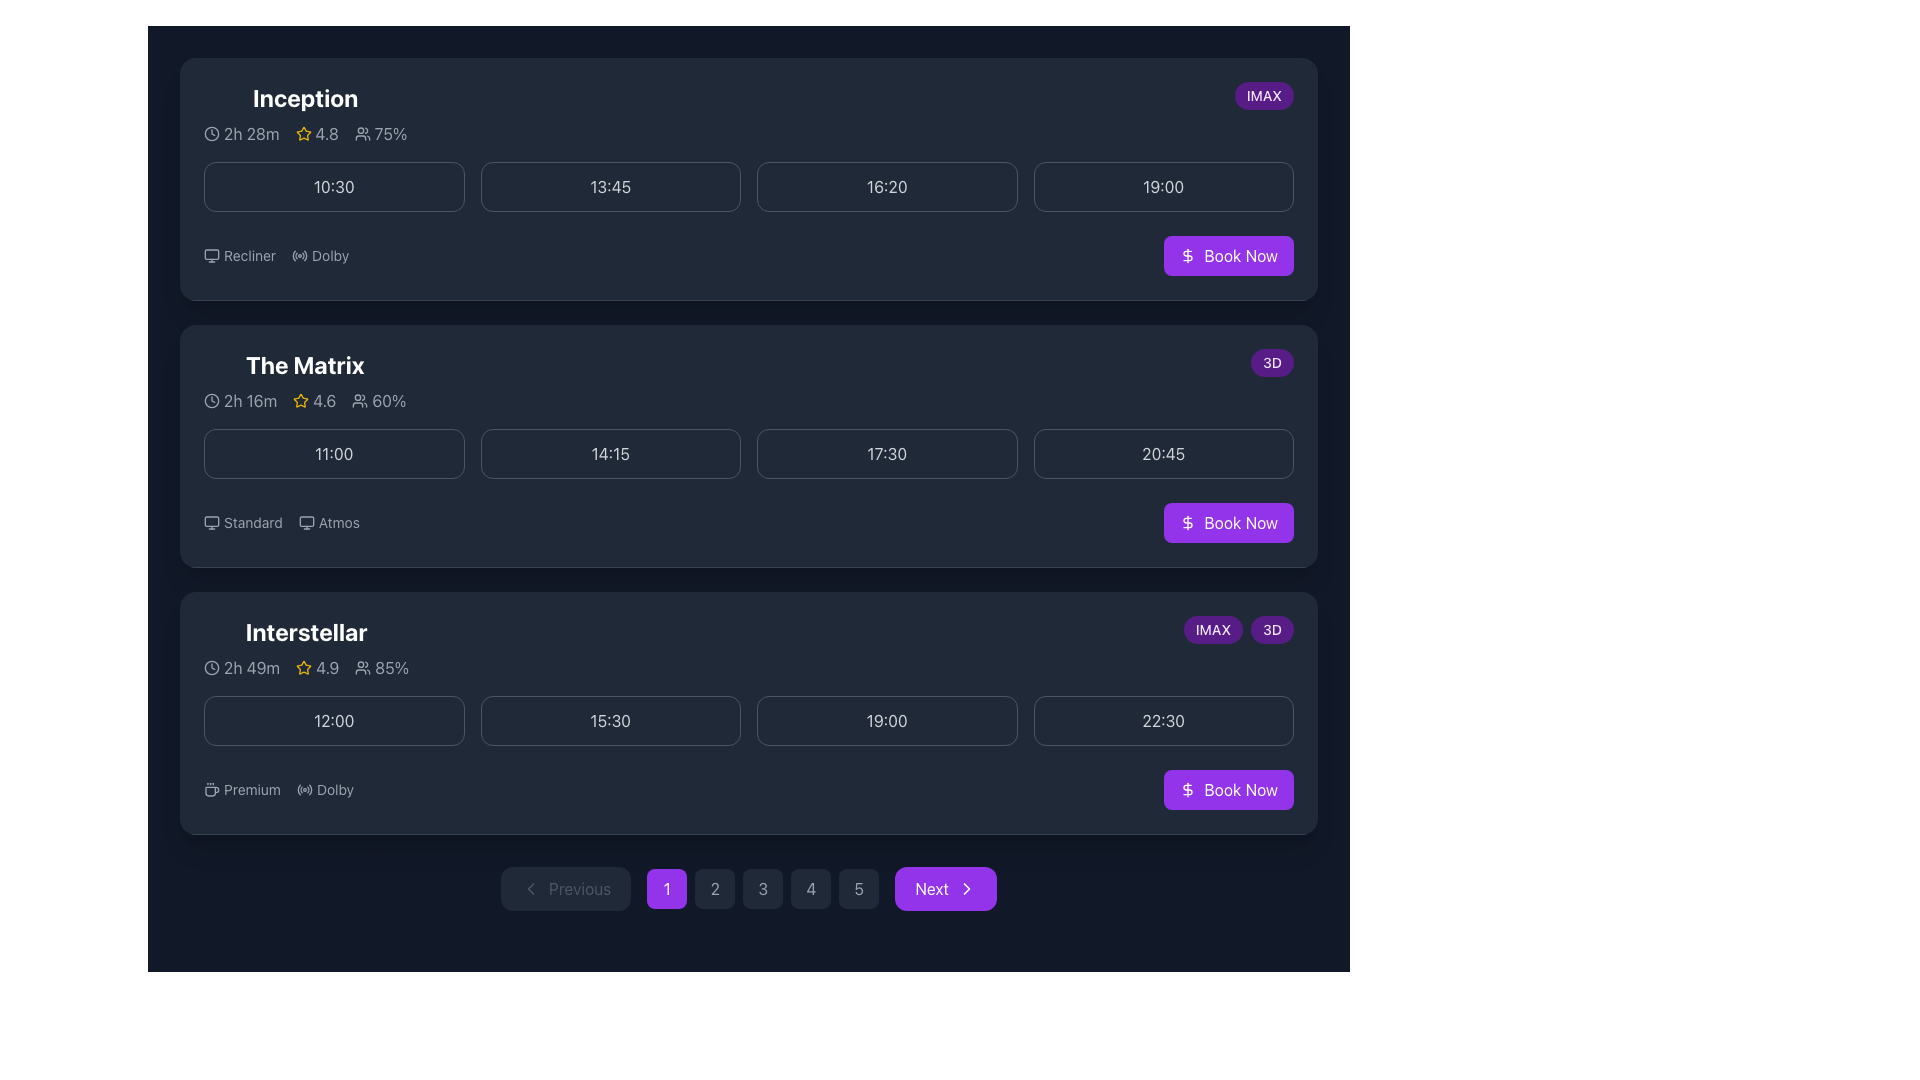 The image size is (1920, 1080). What do you see at coordinates (1263, 96) in the screenshot?
I see `the IMAX availability text label positioned in the top-right corner of the 'Inception' movie card, just above the 'Book Now' button` at bounding box center [1263, 96].